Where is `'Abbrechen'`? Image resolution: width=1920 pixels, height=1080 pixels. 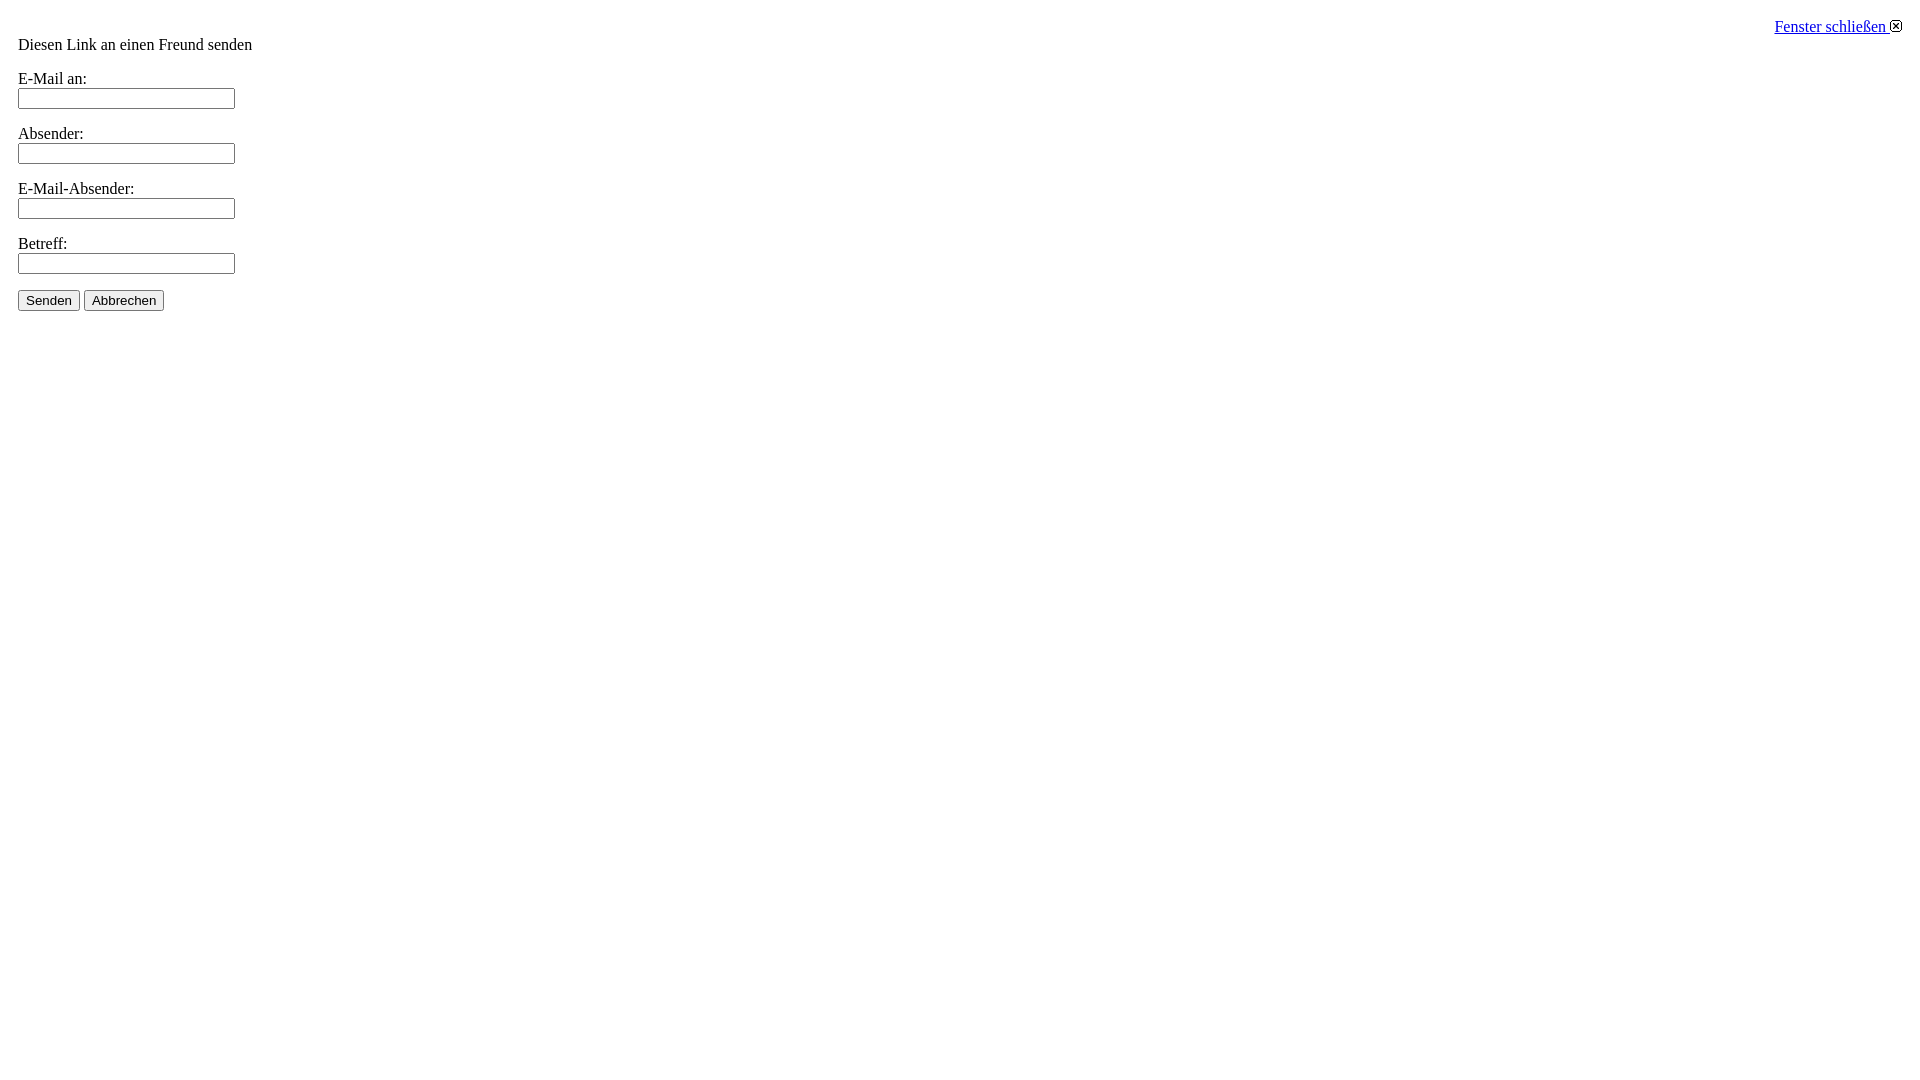 'Abbrechen' is located at coordinates (123, 300).